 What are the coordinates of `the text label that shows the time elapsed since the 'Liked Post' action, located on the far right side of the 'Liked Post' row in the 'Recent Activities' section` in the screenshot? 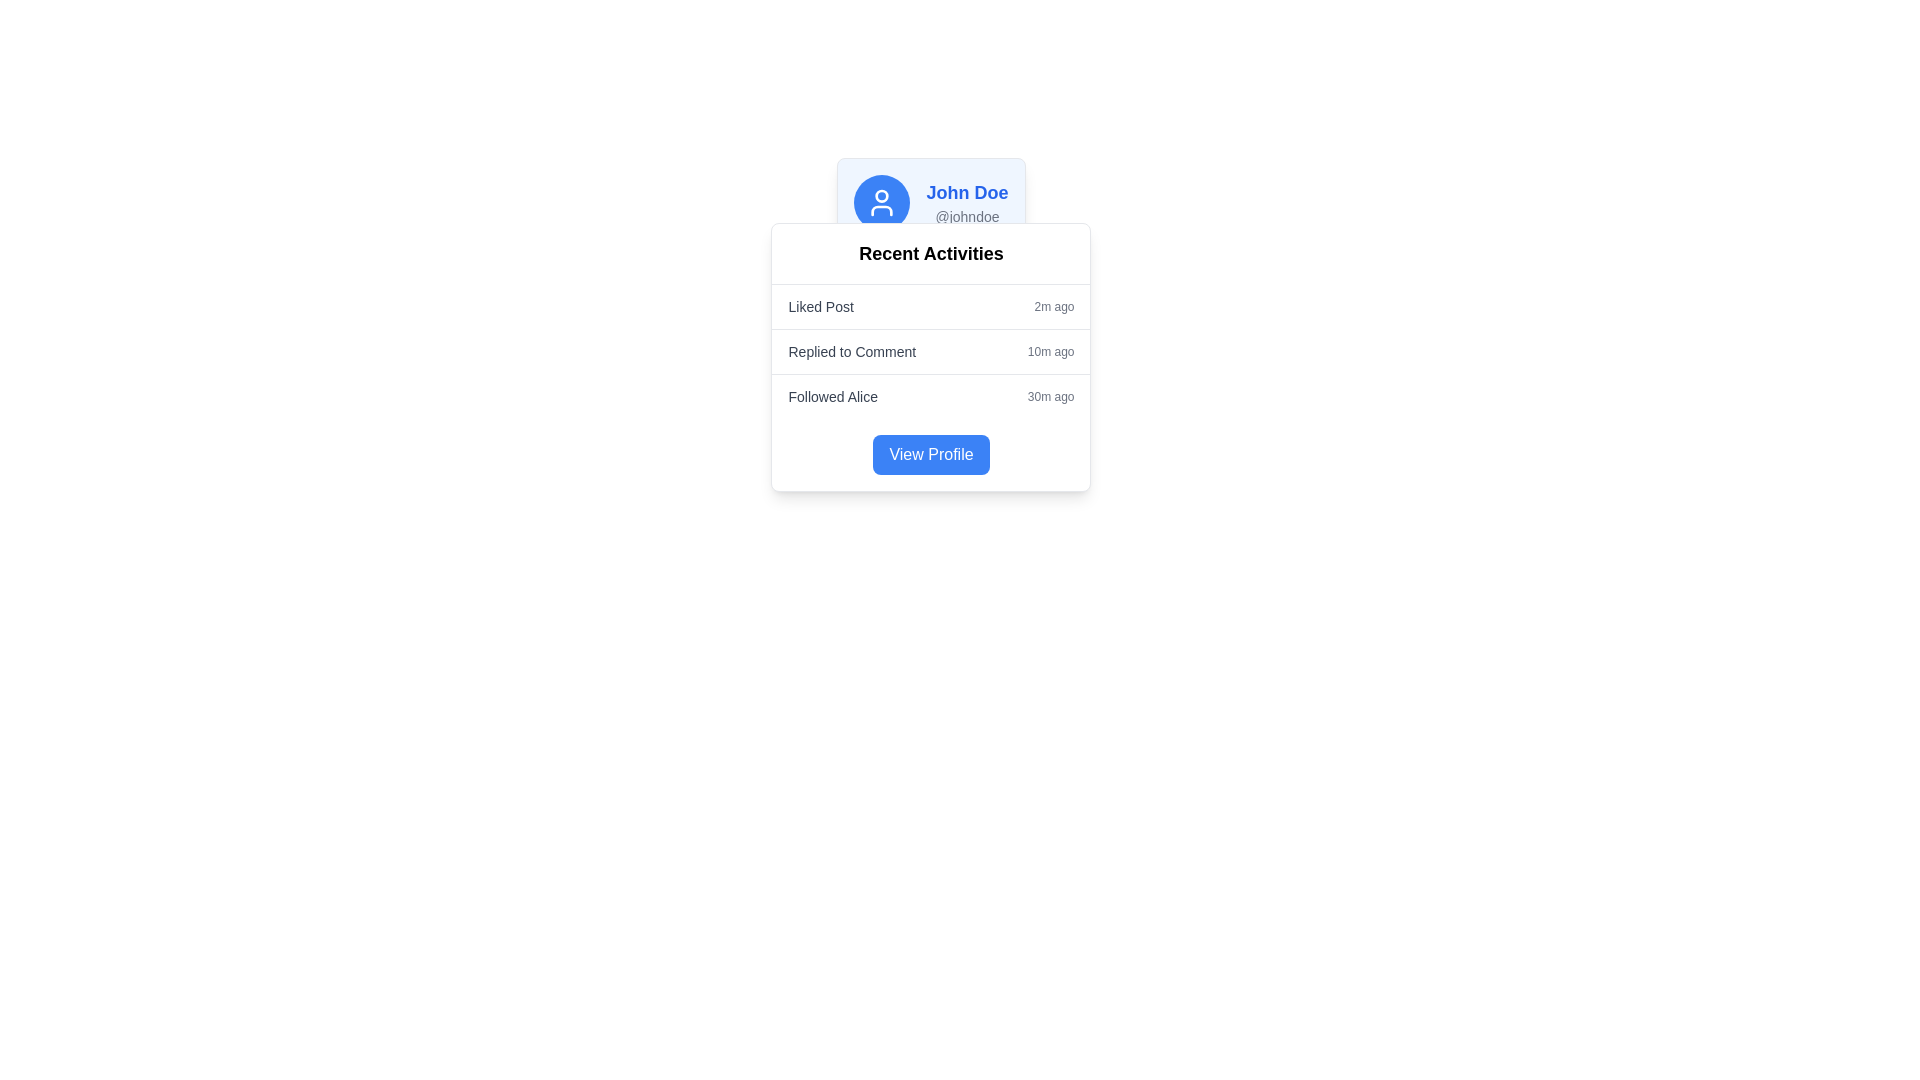 It's located at (1053, 307).